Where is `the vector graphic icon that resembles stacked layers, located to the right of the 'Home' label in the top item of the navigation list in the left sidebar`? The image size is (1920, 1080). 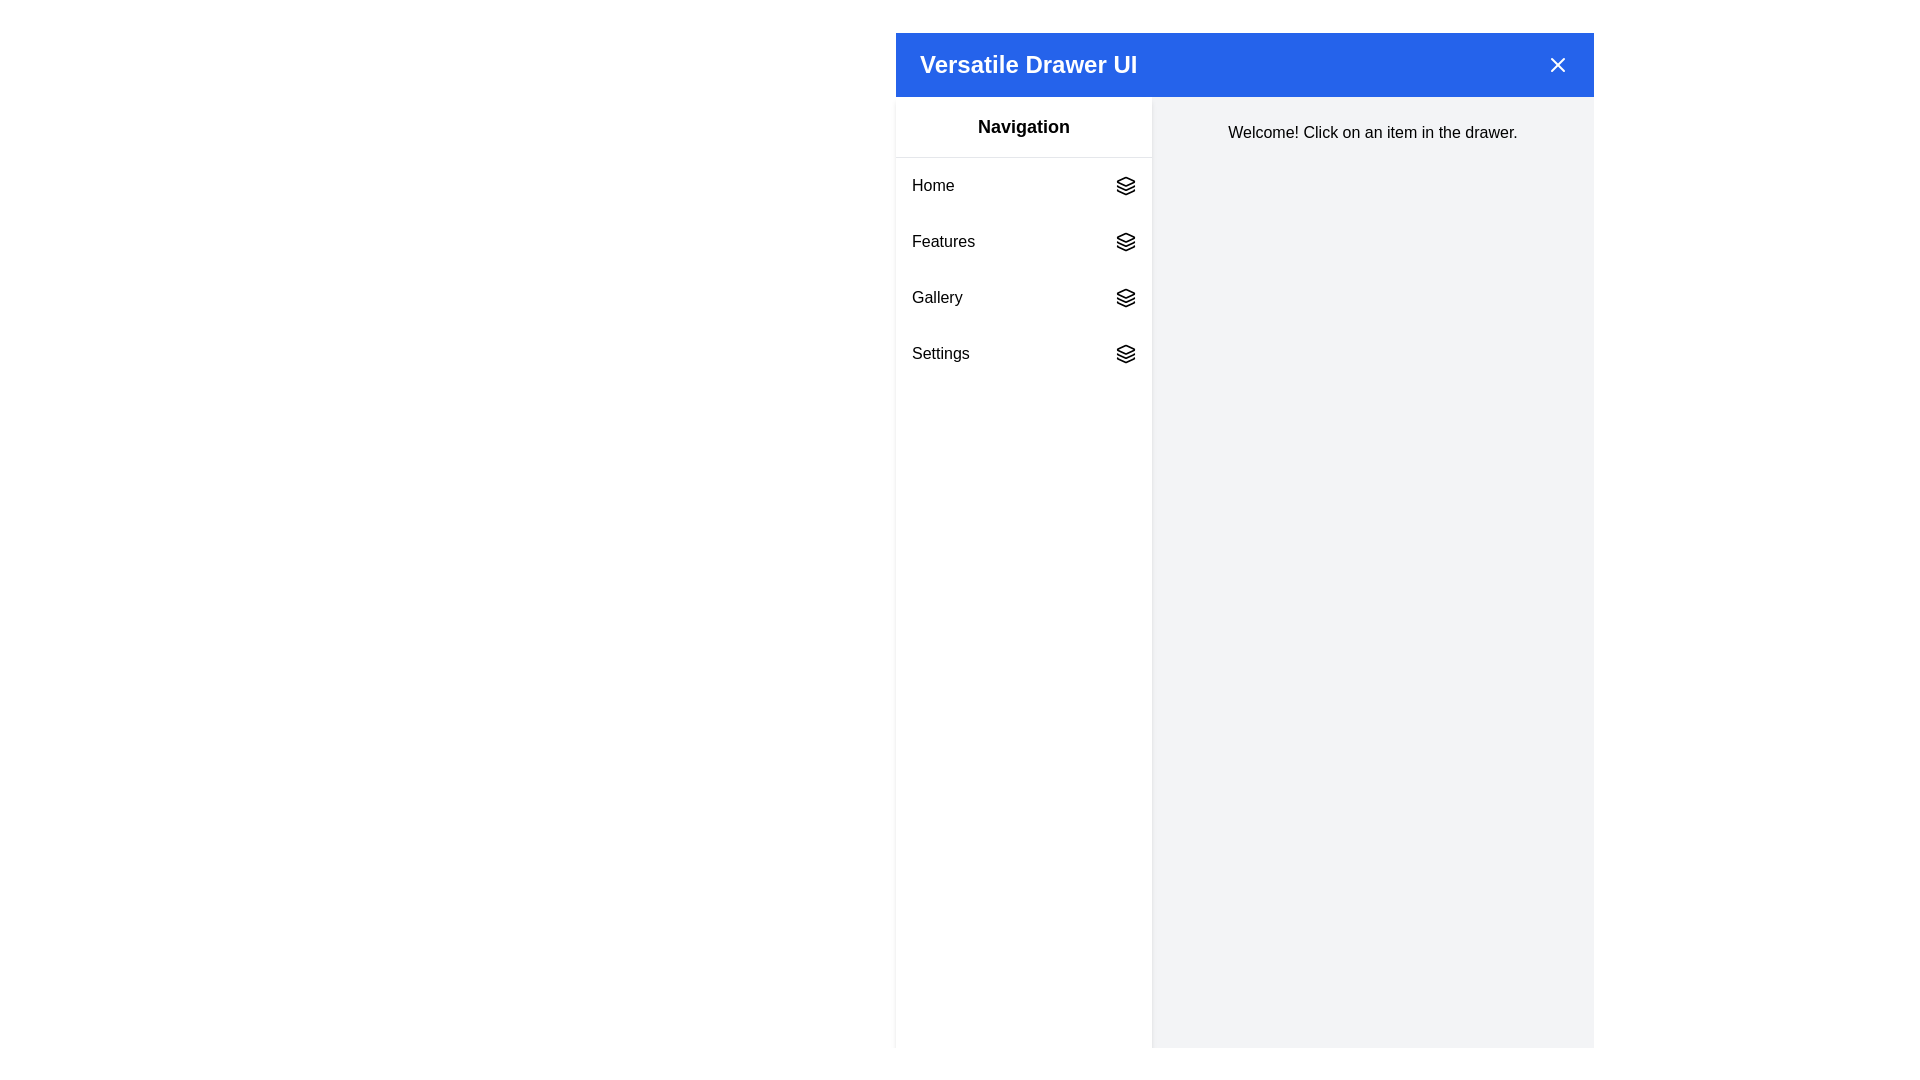
the vector graphic icon that resembles stacked layers, located to the right of the 'Home' label in the top item of the navigation list in the left sidebar is located at coordinates (1126, 185).